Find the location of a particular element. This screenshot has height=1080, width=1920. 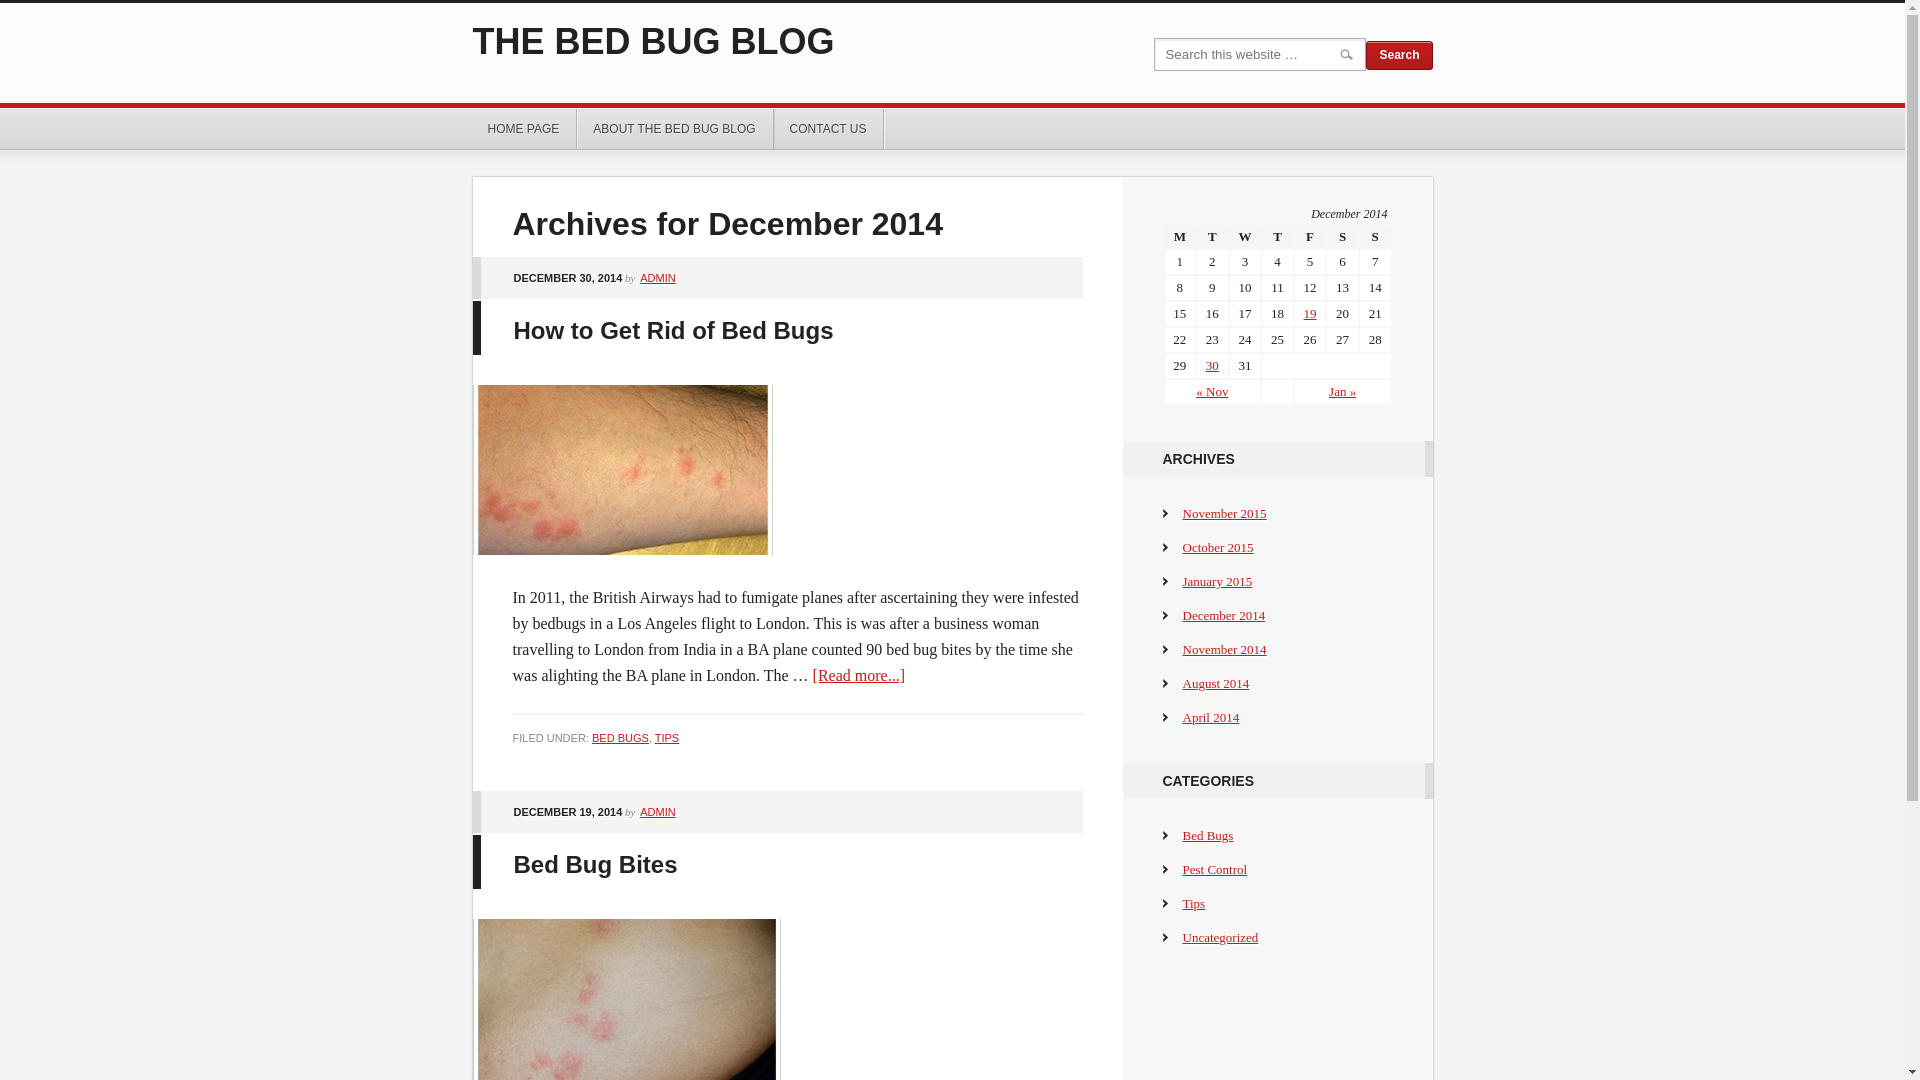

'HOME PAGE' is located at coordinates (523, 128).